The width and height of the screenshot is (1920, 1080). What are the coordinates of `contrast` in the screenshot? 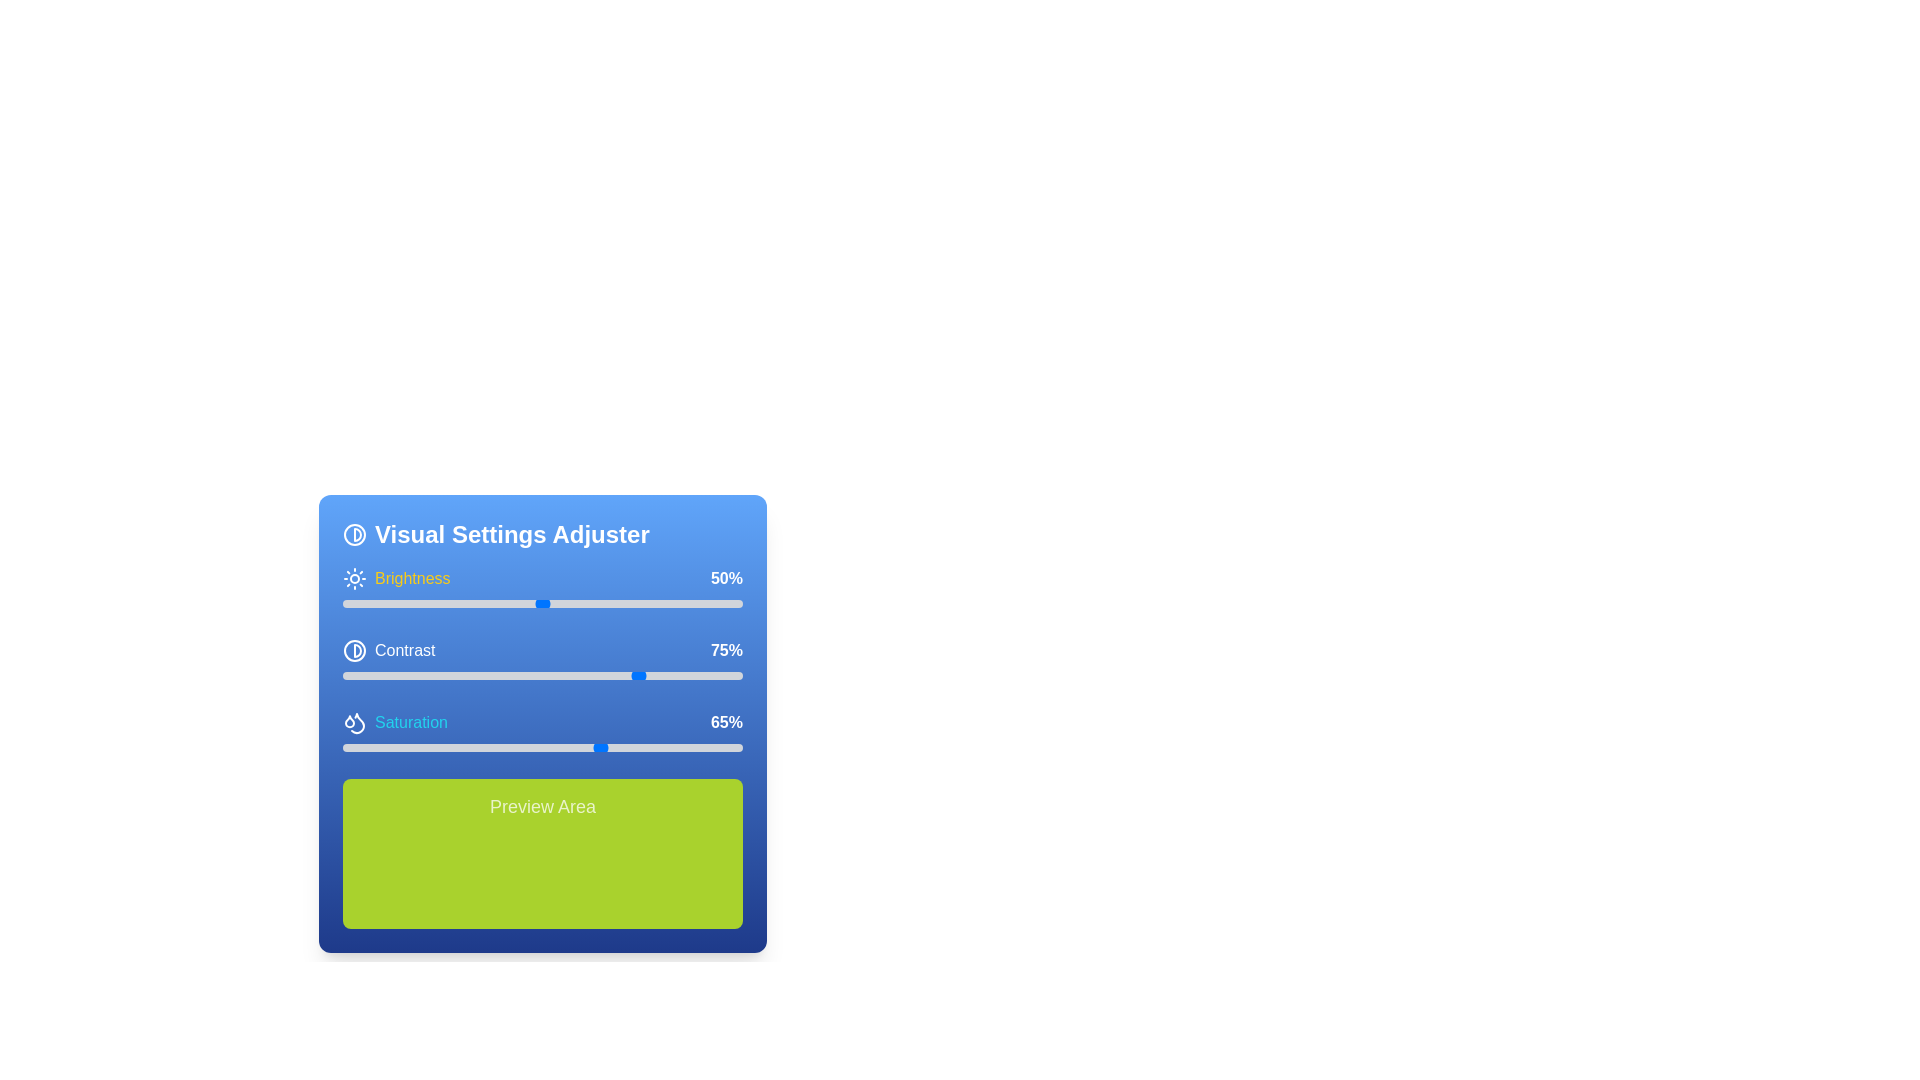 It's located at (706, 675).